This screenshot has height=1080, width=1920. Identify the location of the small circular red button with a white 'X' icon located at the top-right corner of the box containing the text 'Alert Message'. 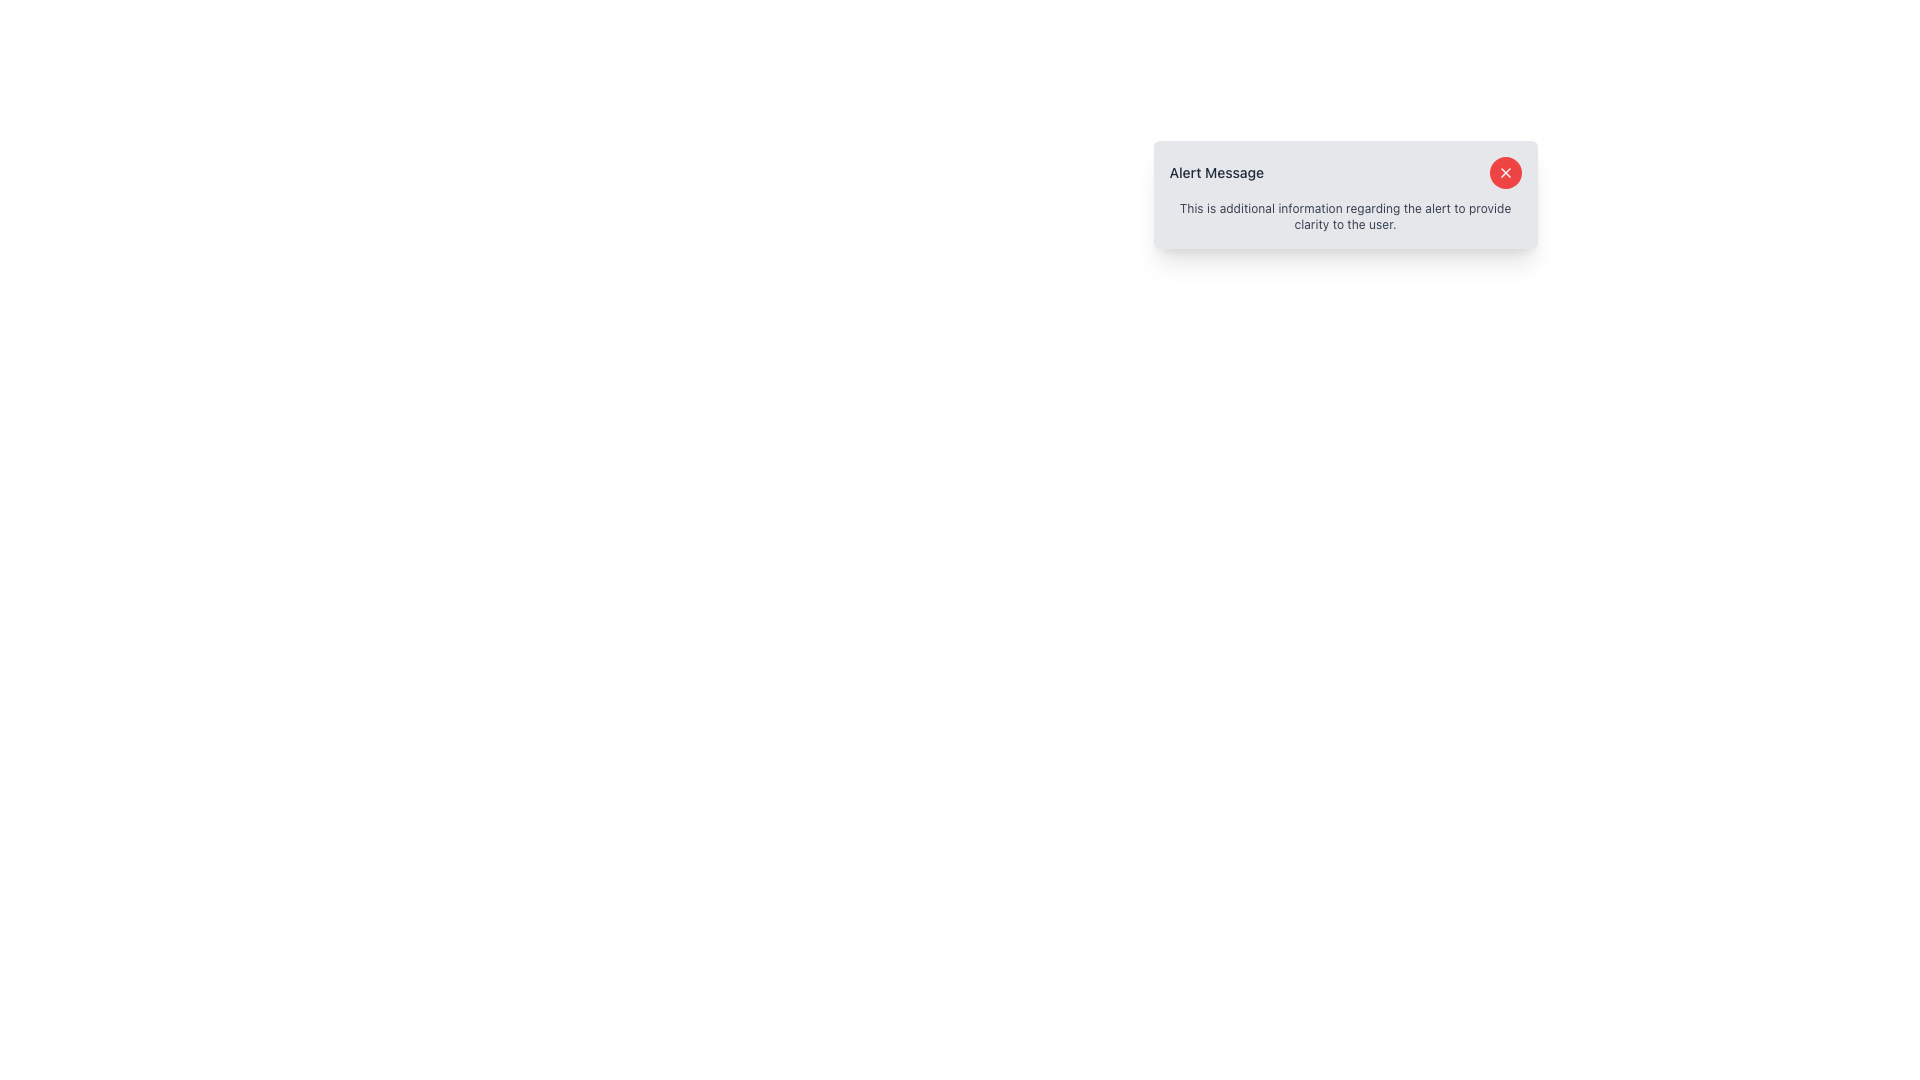
(1505, 172).